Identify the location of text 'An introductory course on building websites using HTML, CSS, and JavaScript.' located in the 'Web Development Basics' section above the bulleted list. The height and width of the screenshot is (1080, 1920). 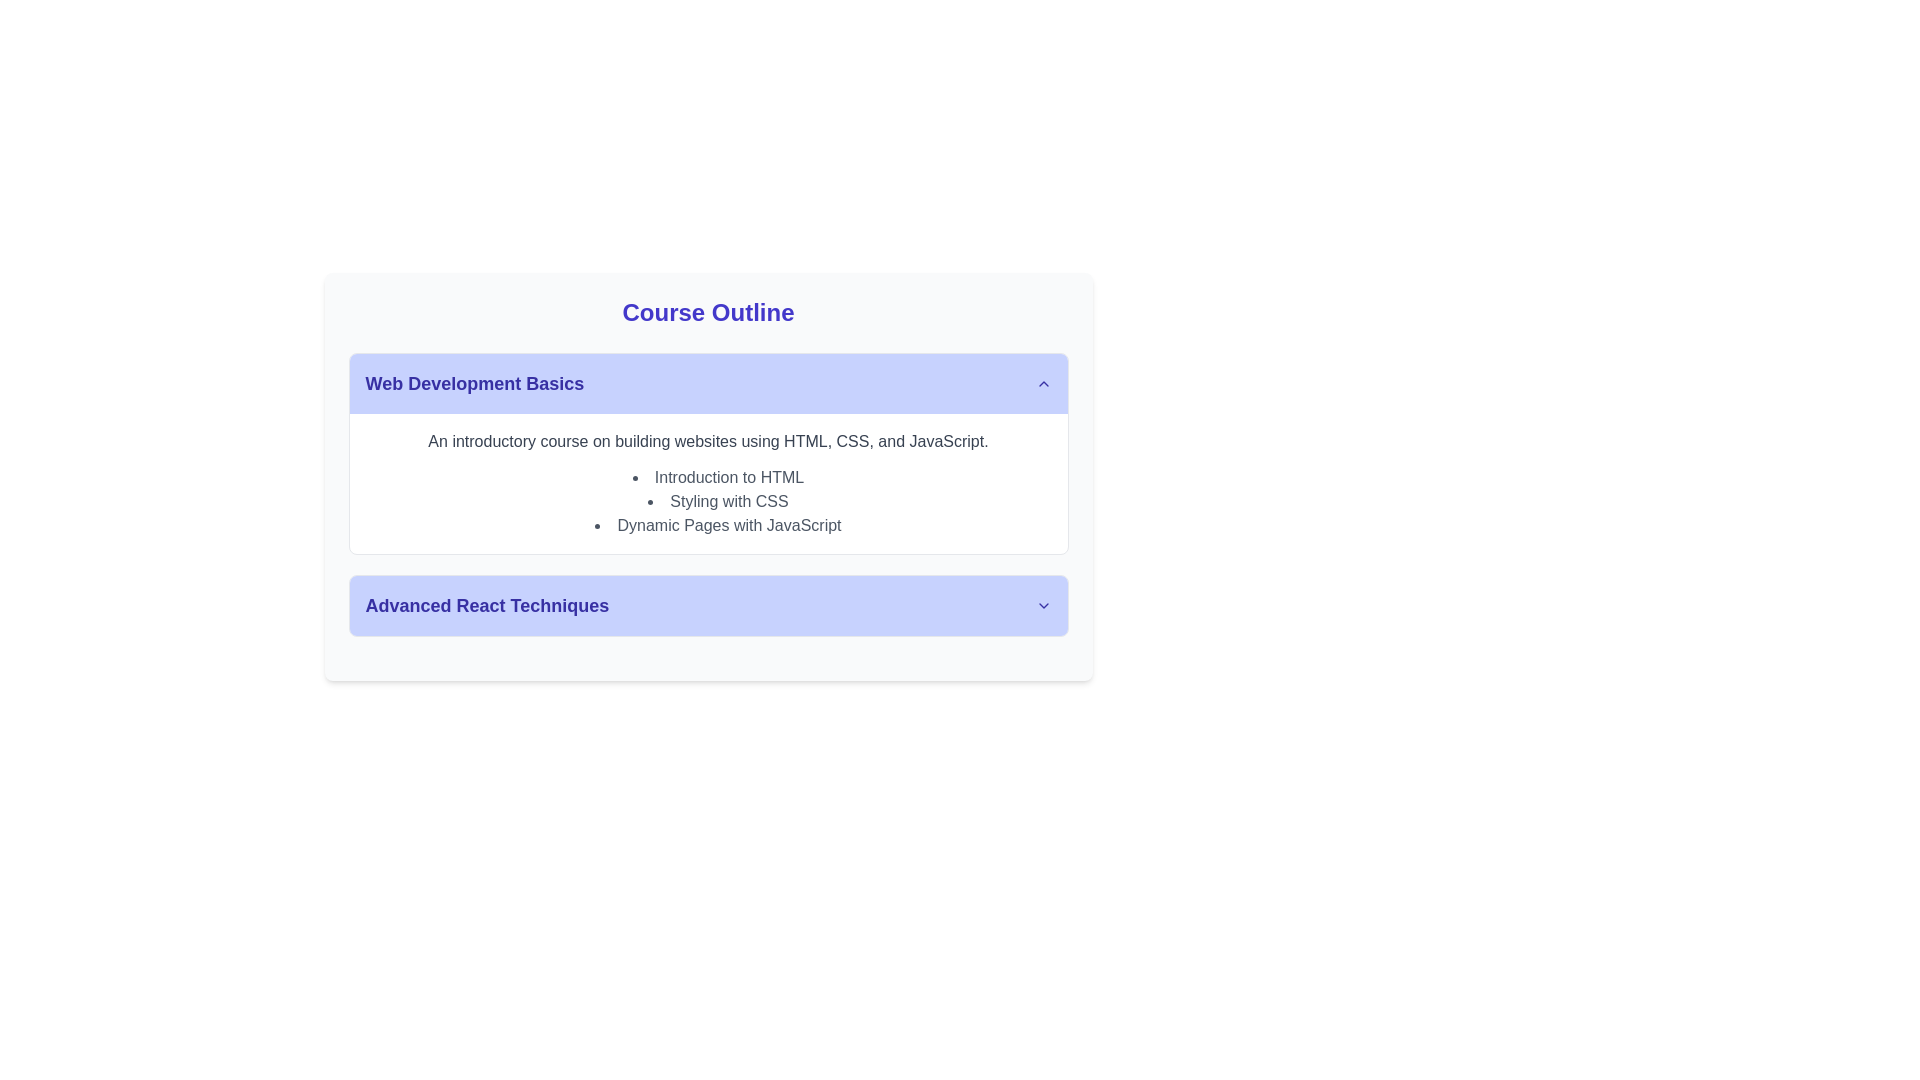
(708, 441).